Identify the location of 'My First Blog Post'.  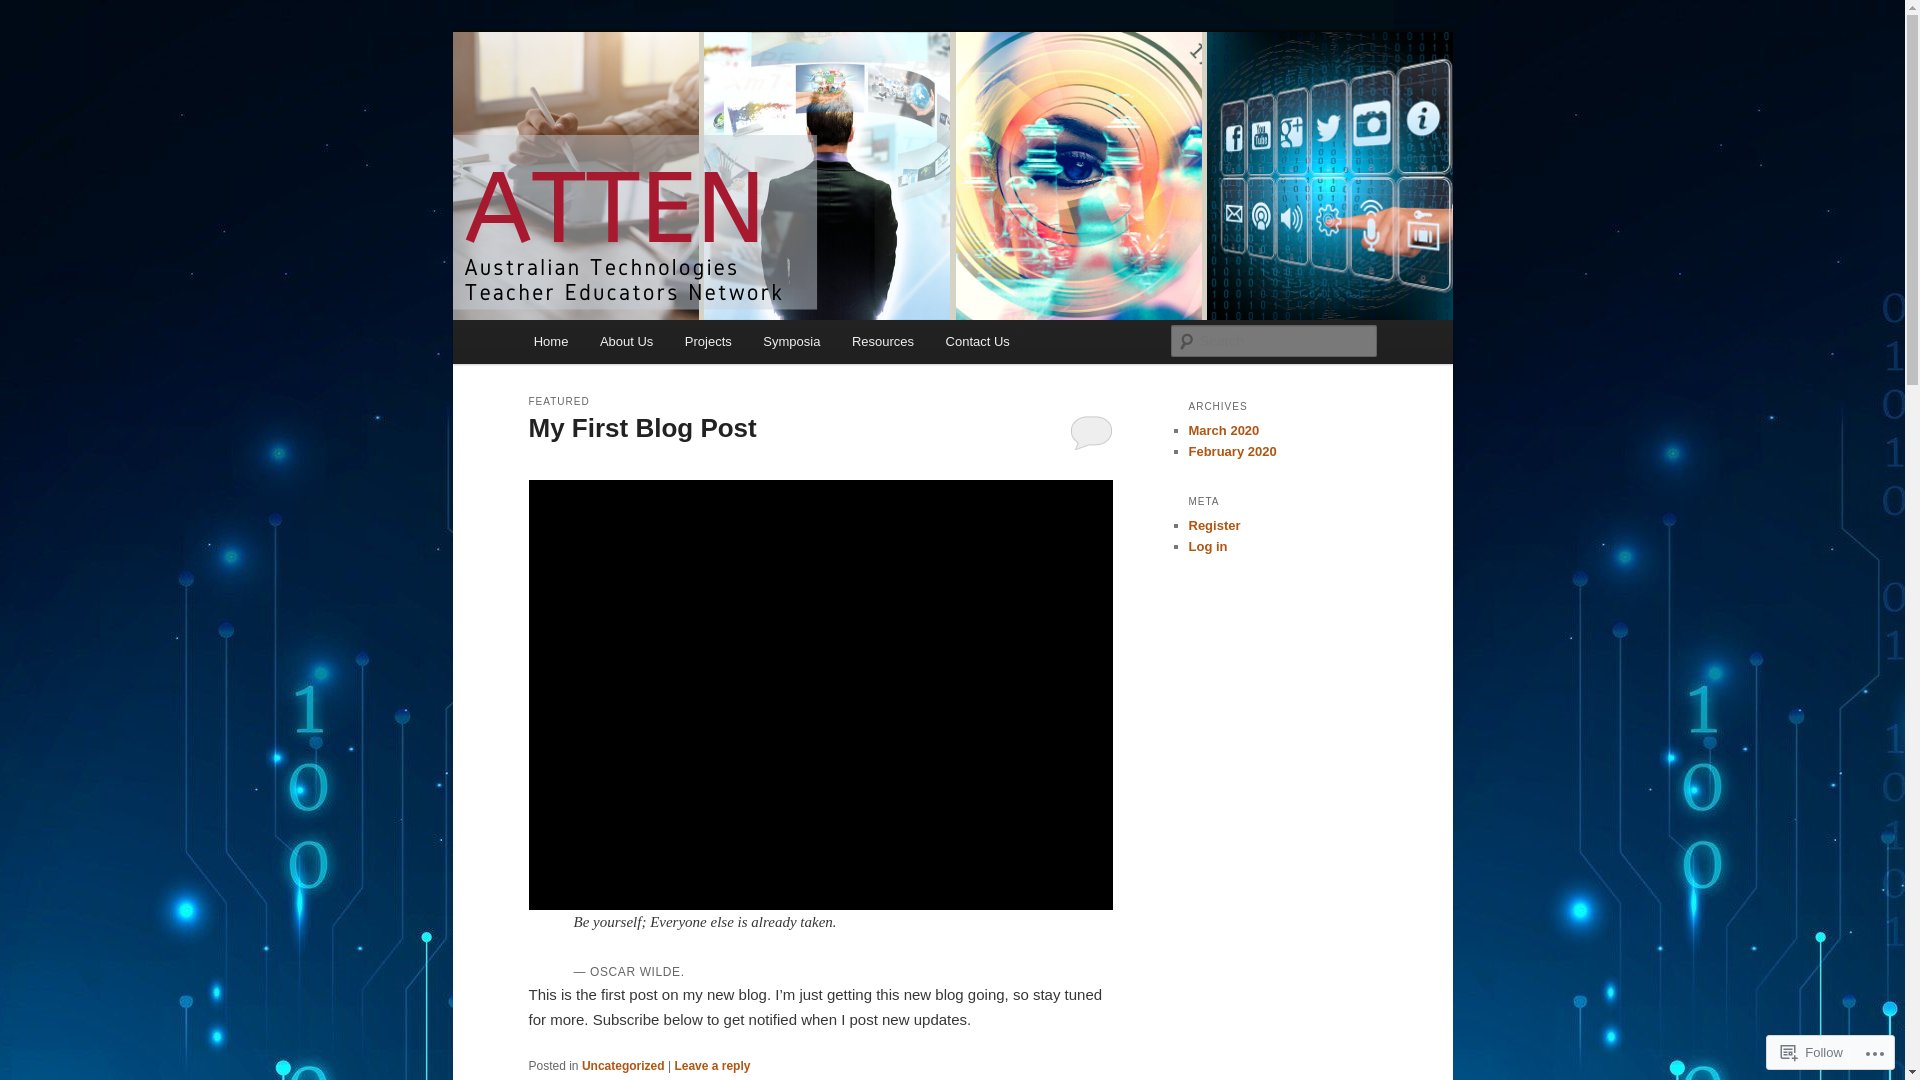
(642, 427).